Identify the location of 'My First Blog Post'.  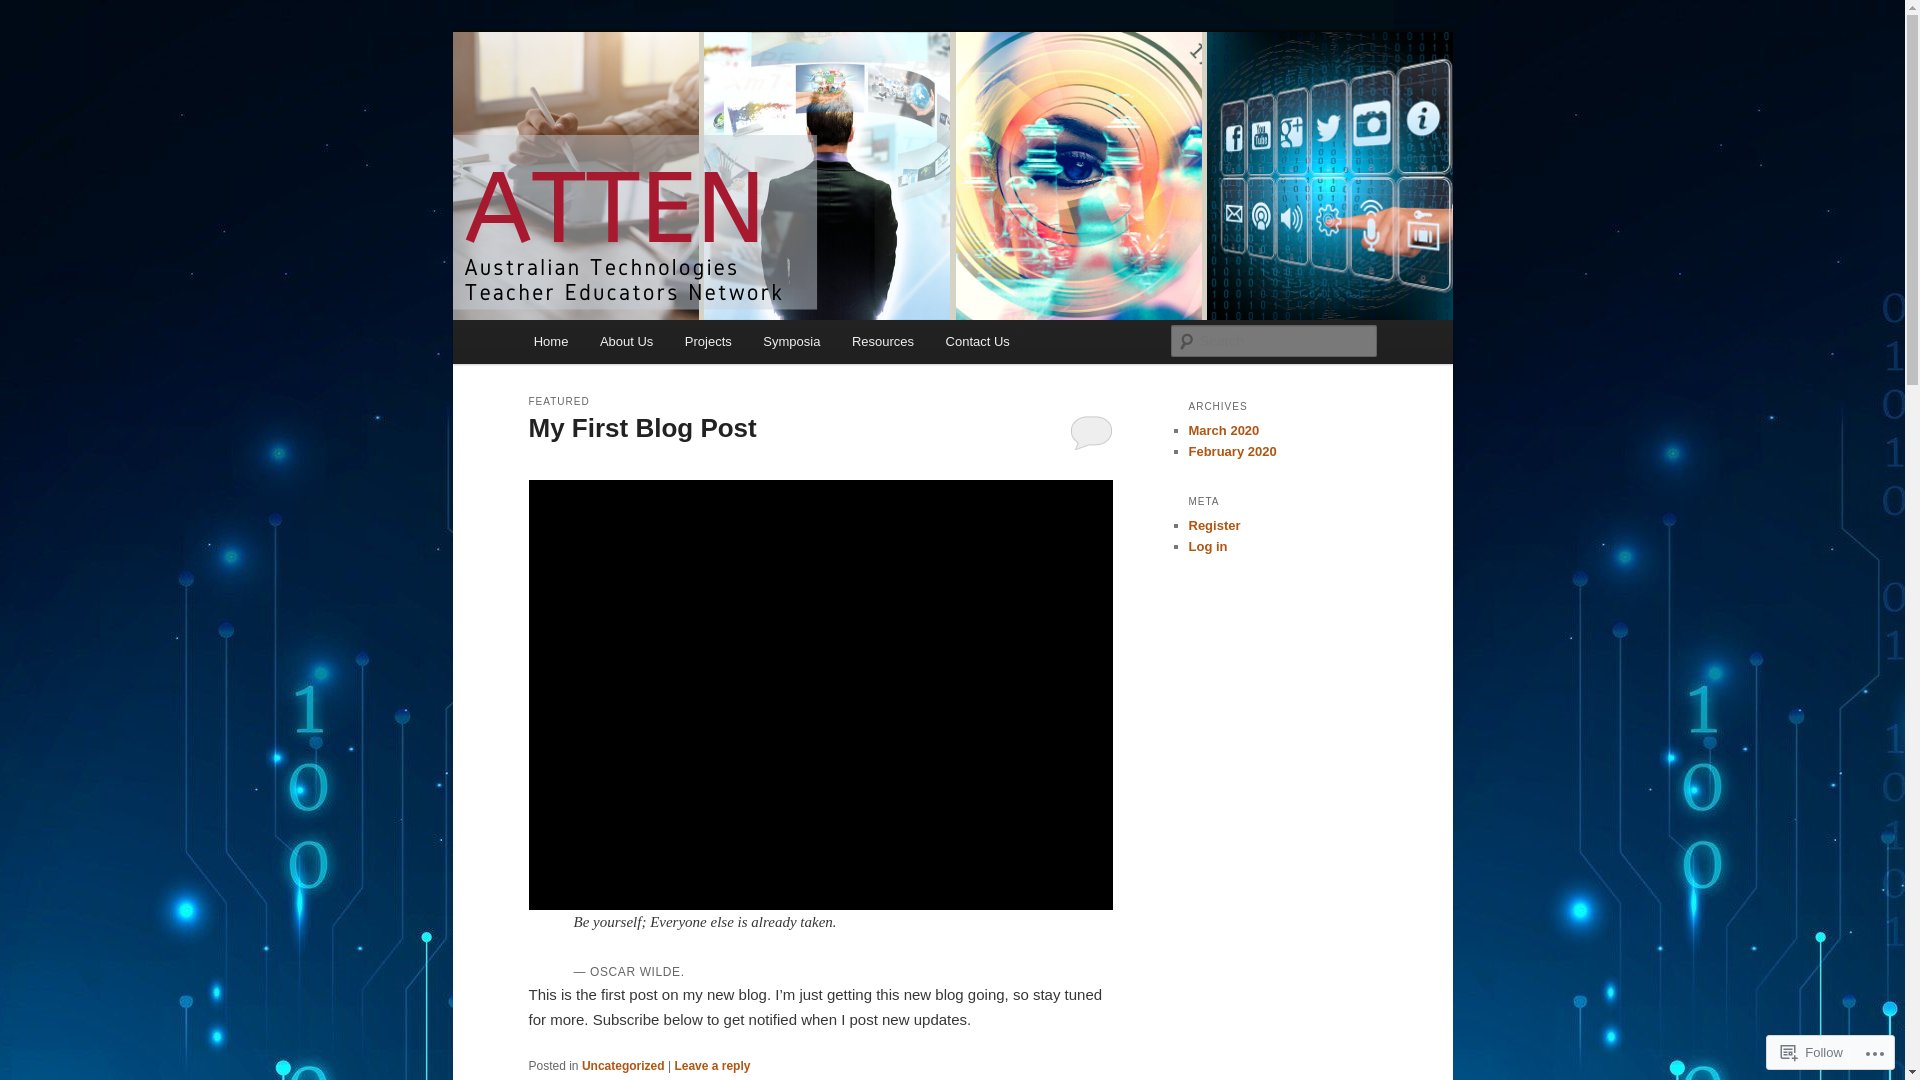
(642, 427).